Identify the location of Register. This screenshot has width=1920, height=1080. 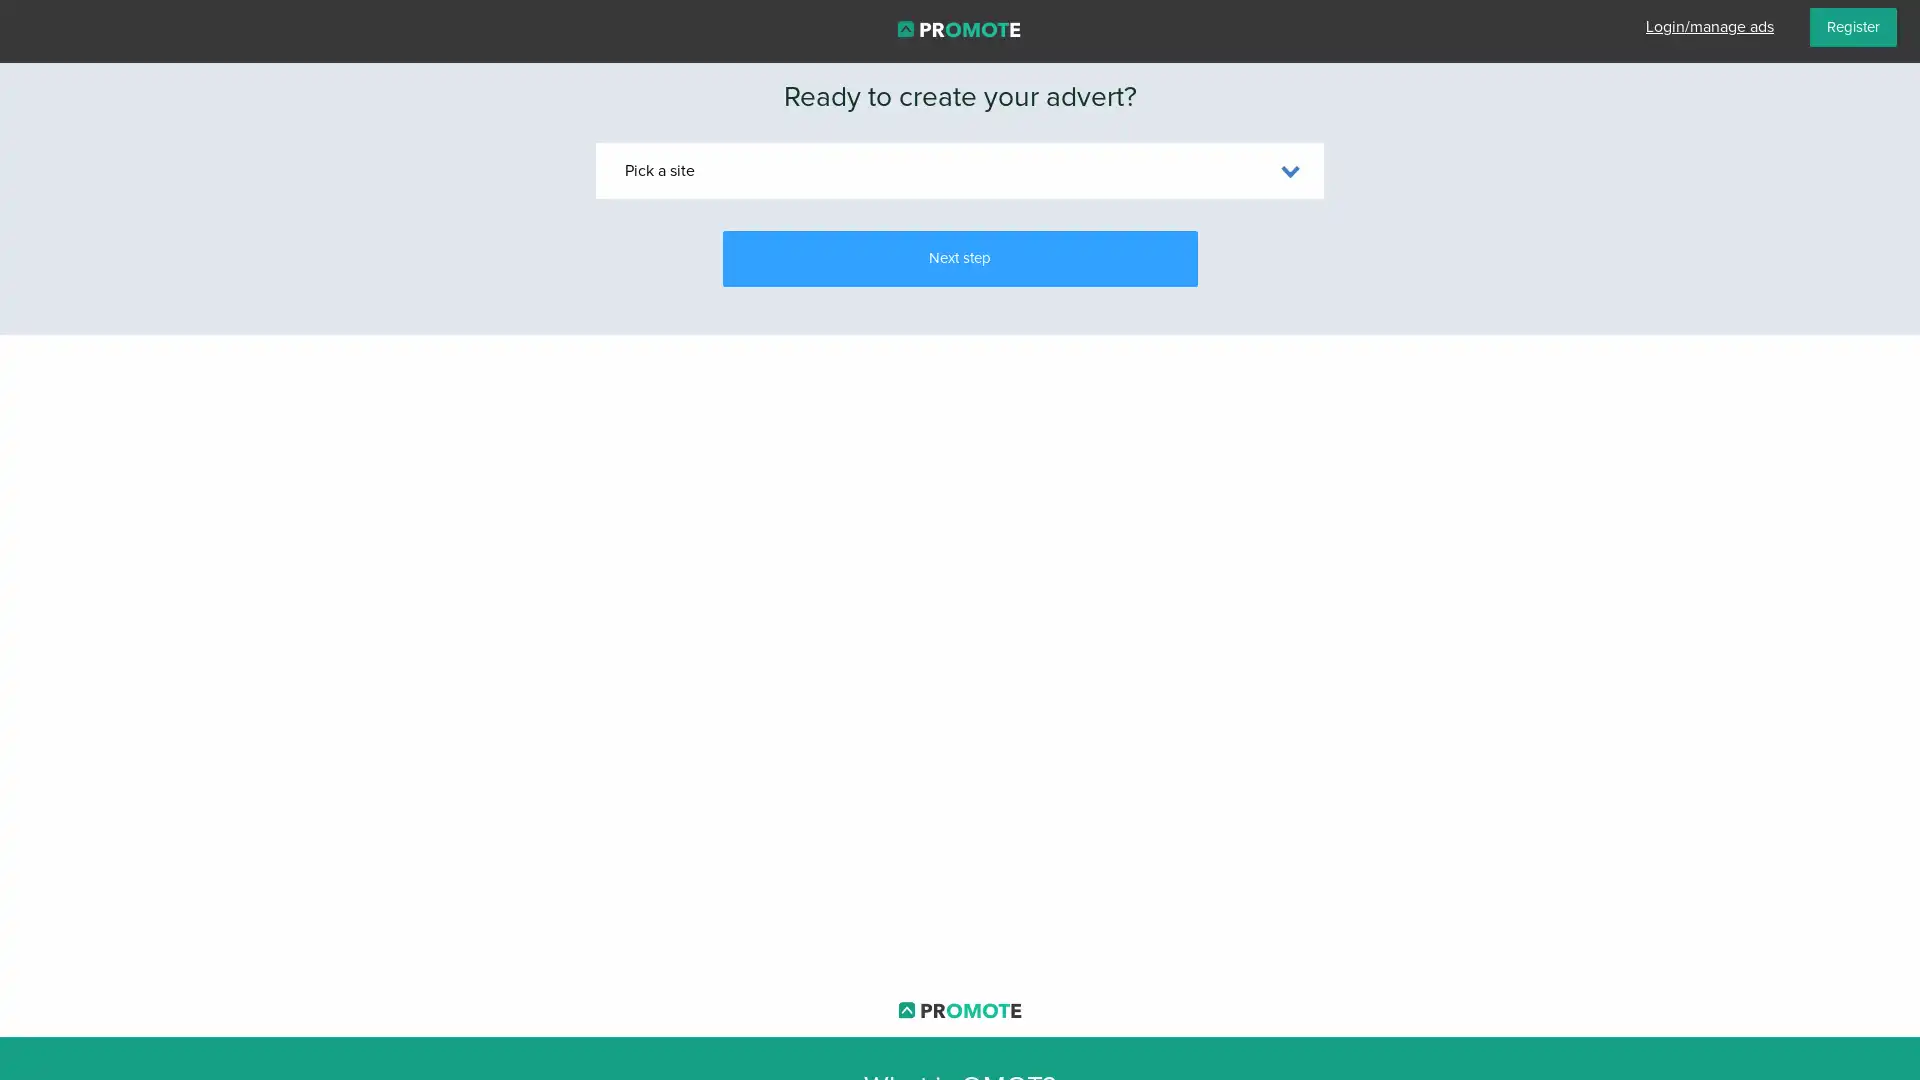
(1852, 27).